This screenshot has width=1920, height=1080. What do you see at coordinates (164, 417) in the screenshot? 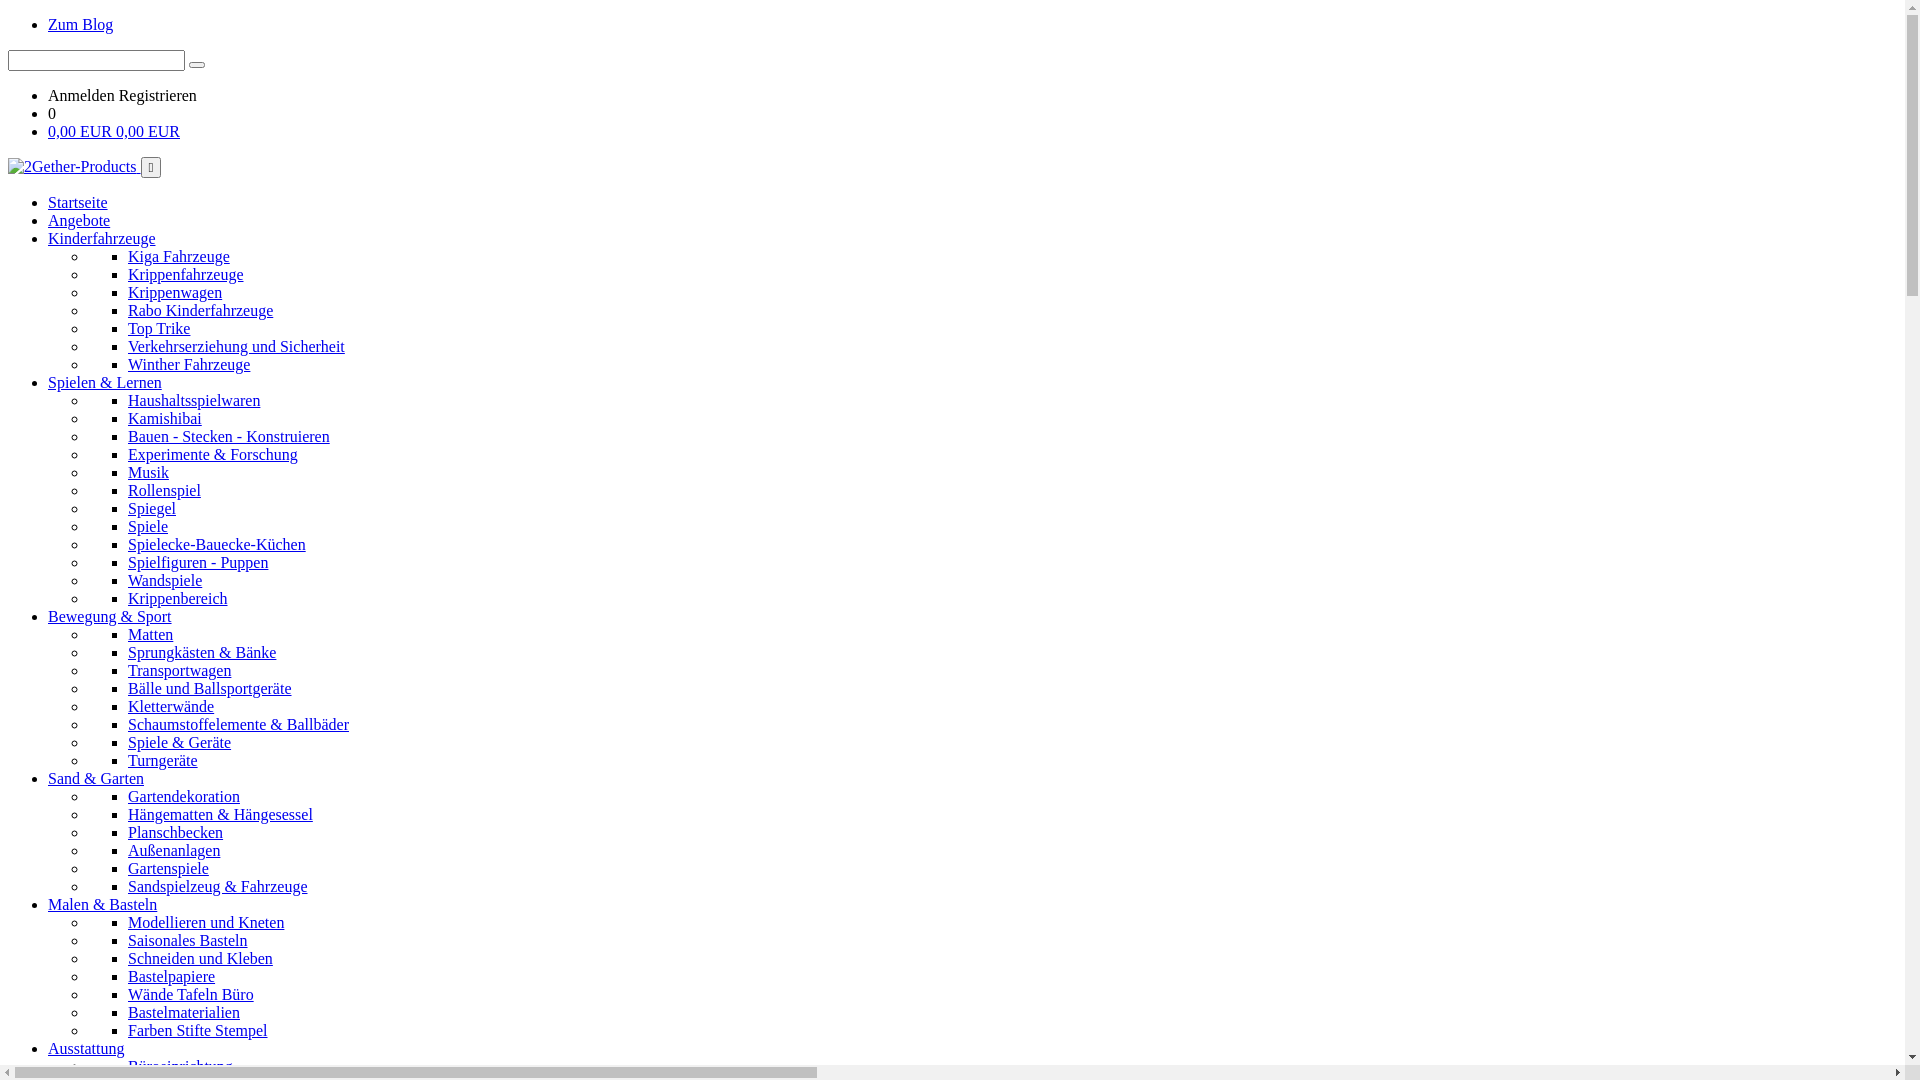
I see `'Kamishibai'` at bounding box center [164, 417].